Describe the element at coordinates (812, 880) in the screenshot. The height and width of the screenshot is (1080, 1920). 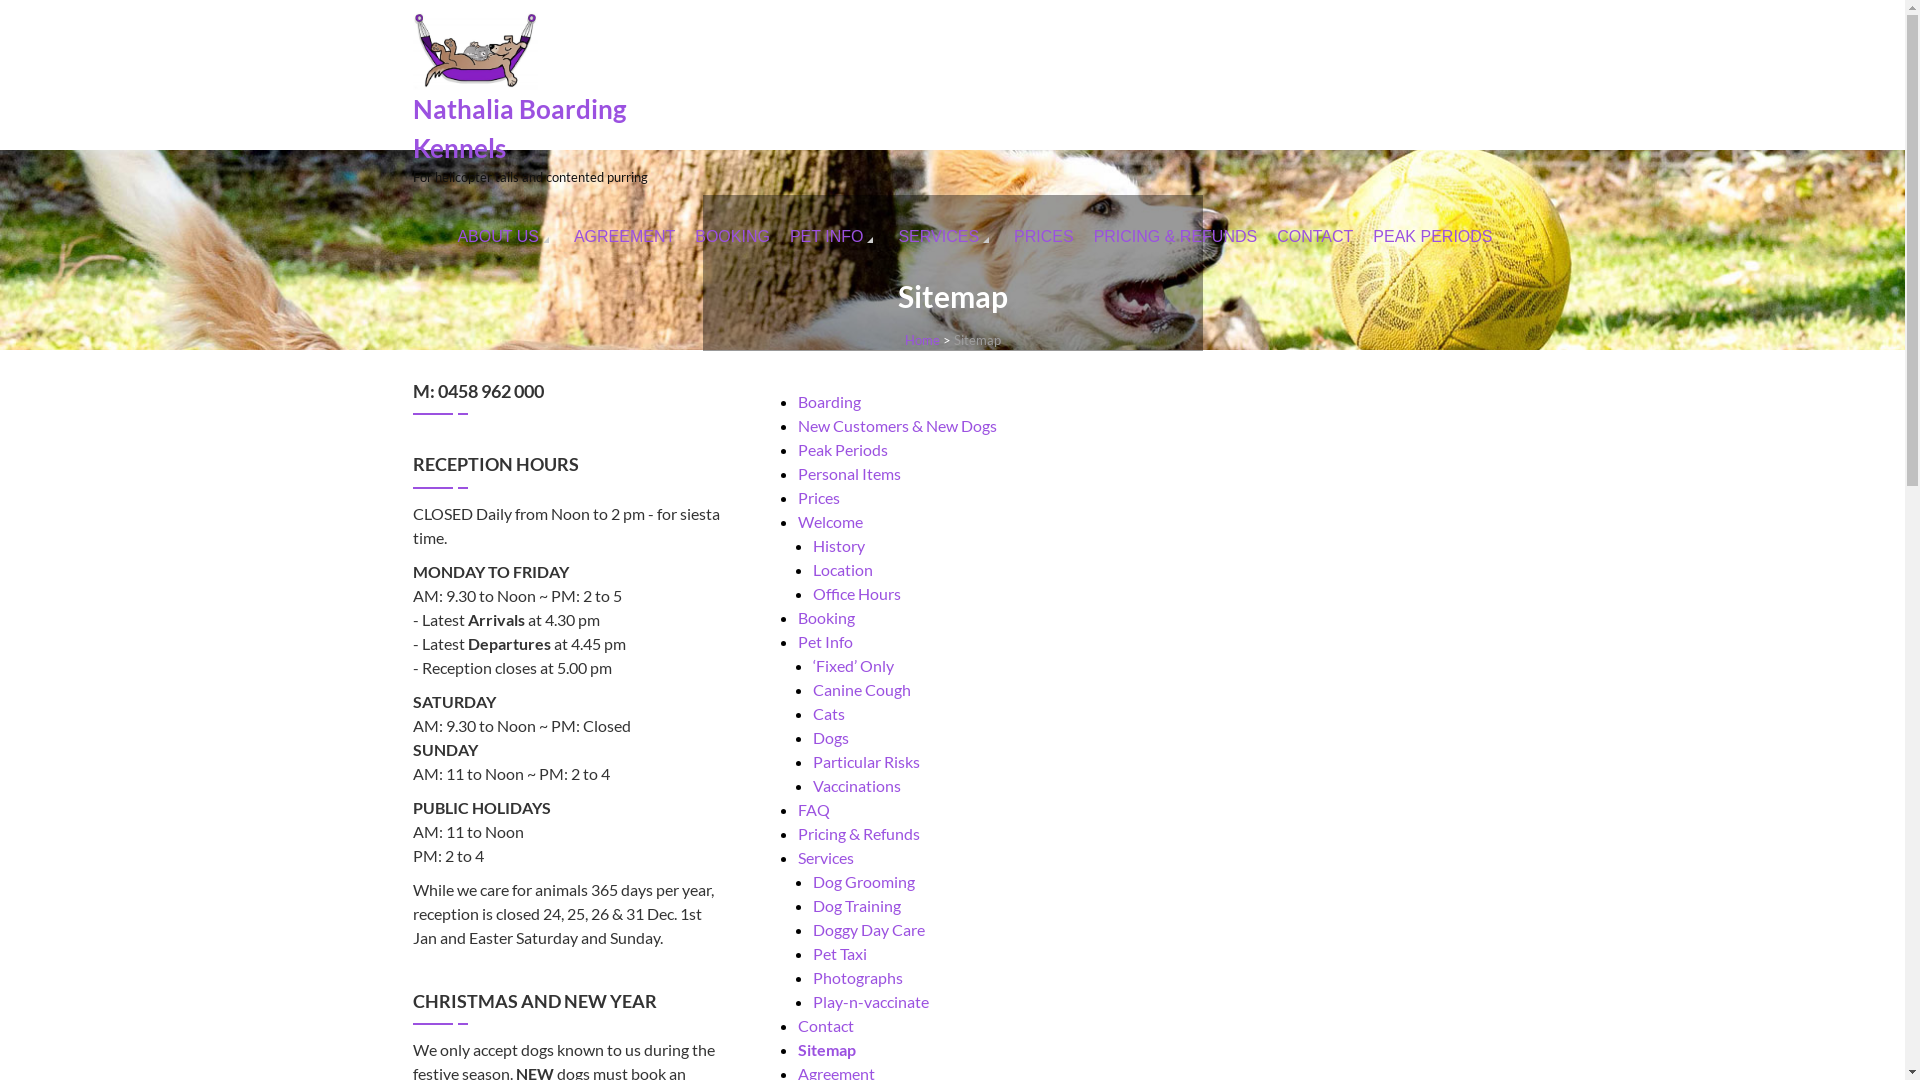
I see `'Dog Grooming'` at that location.